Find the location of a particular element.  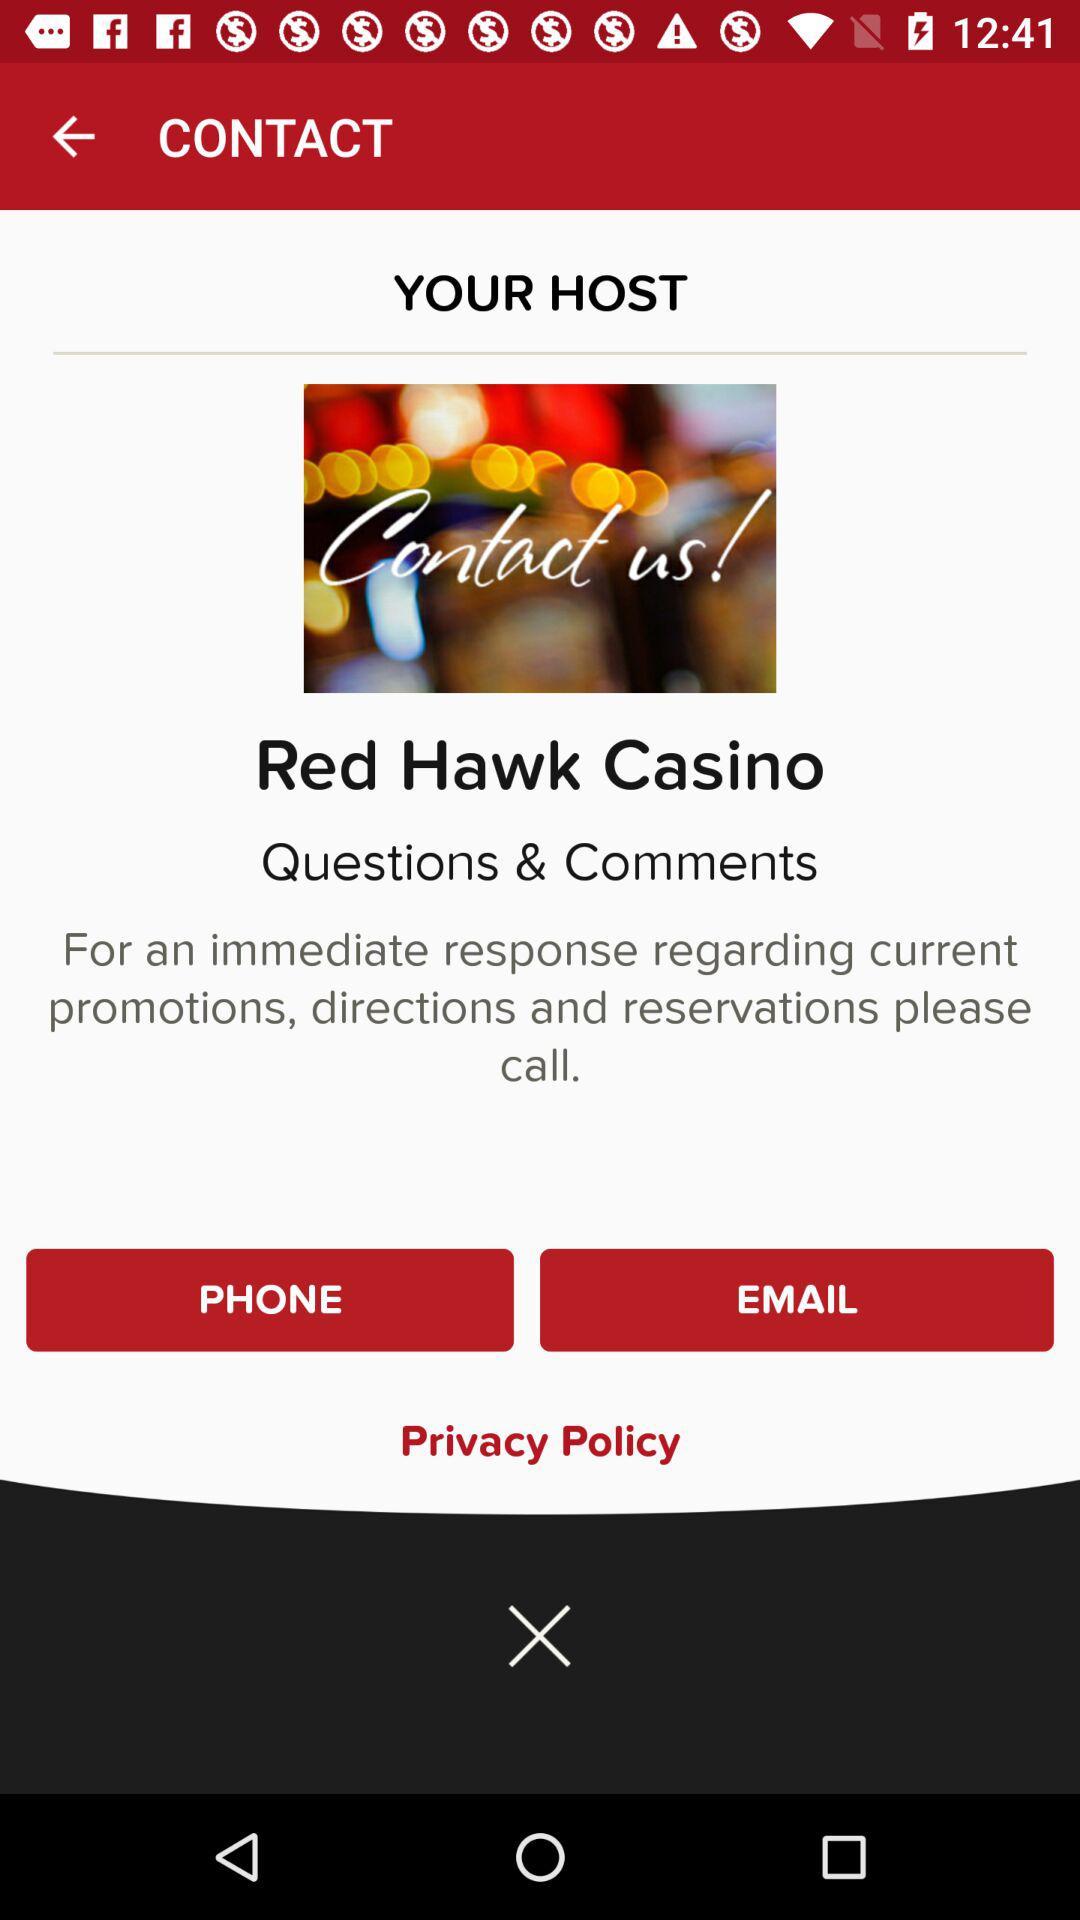

icon next to the email is located at coordinates (270, 1300).